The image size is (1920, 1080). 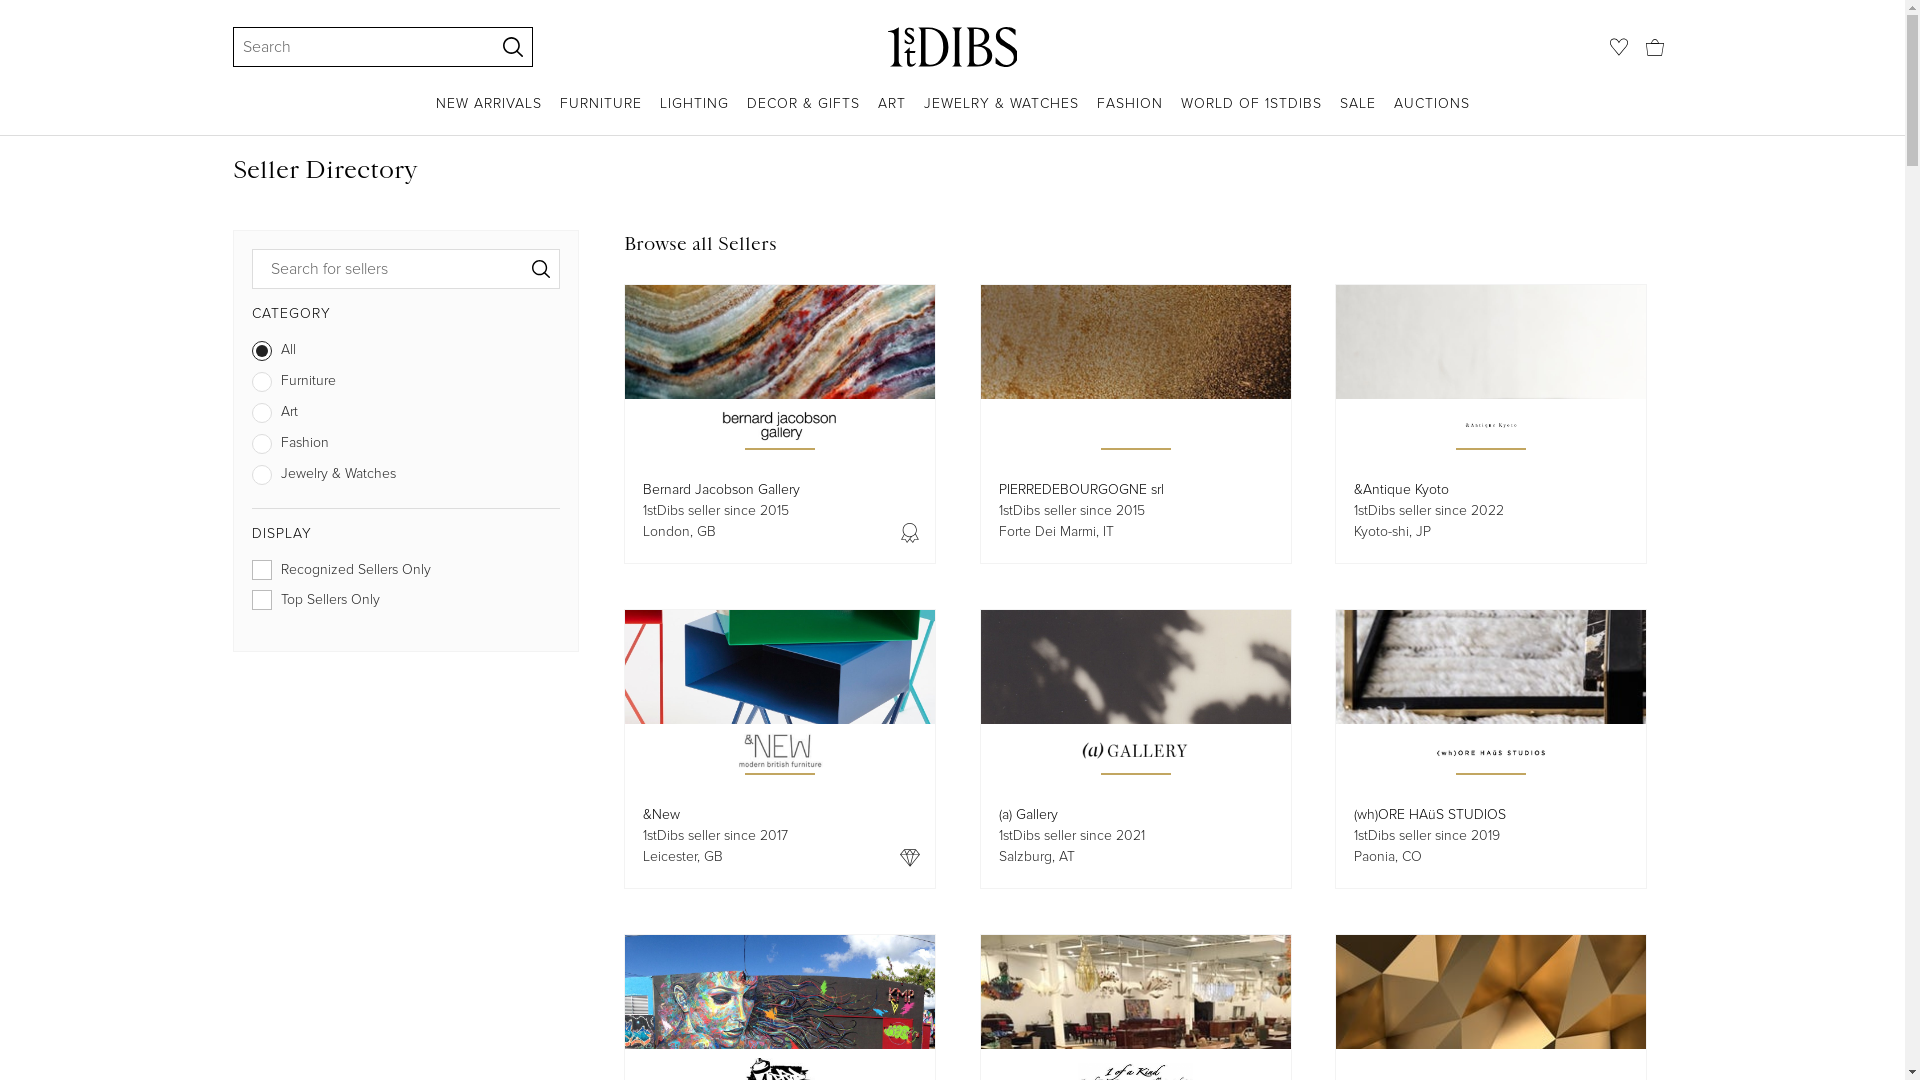 I want to click on 'Art', so click(x=405, y=415).